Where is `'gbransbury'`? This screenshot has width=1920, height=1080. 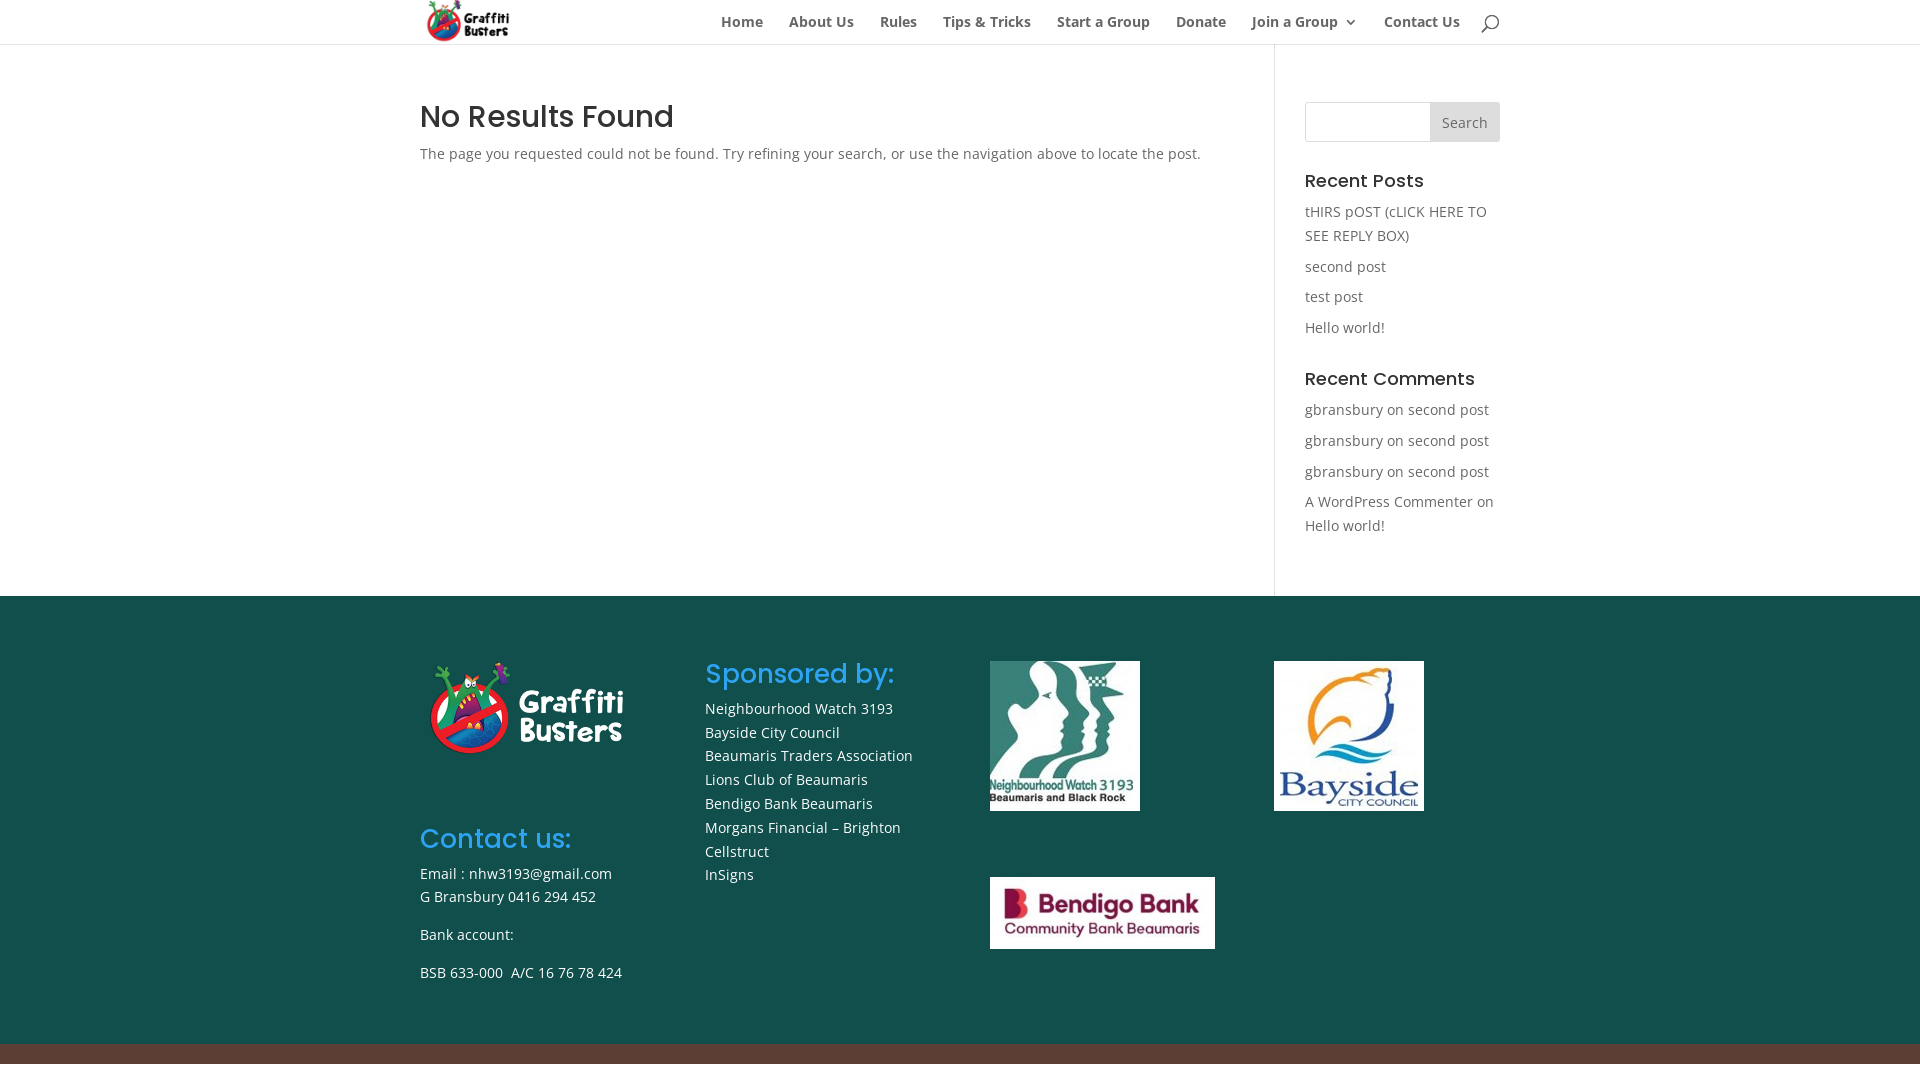
'gbransbury' is located at coordinates (1344, 408).